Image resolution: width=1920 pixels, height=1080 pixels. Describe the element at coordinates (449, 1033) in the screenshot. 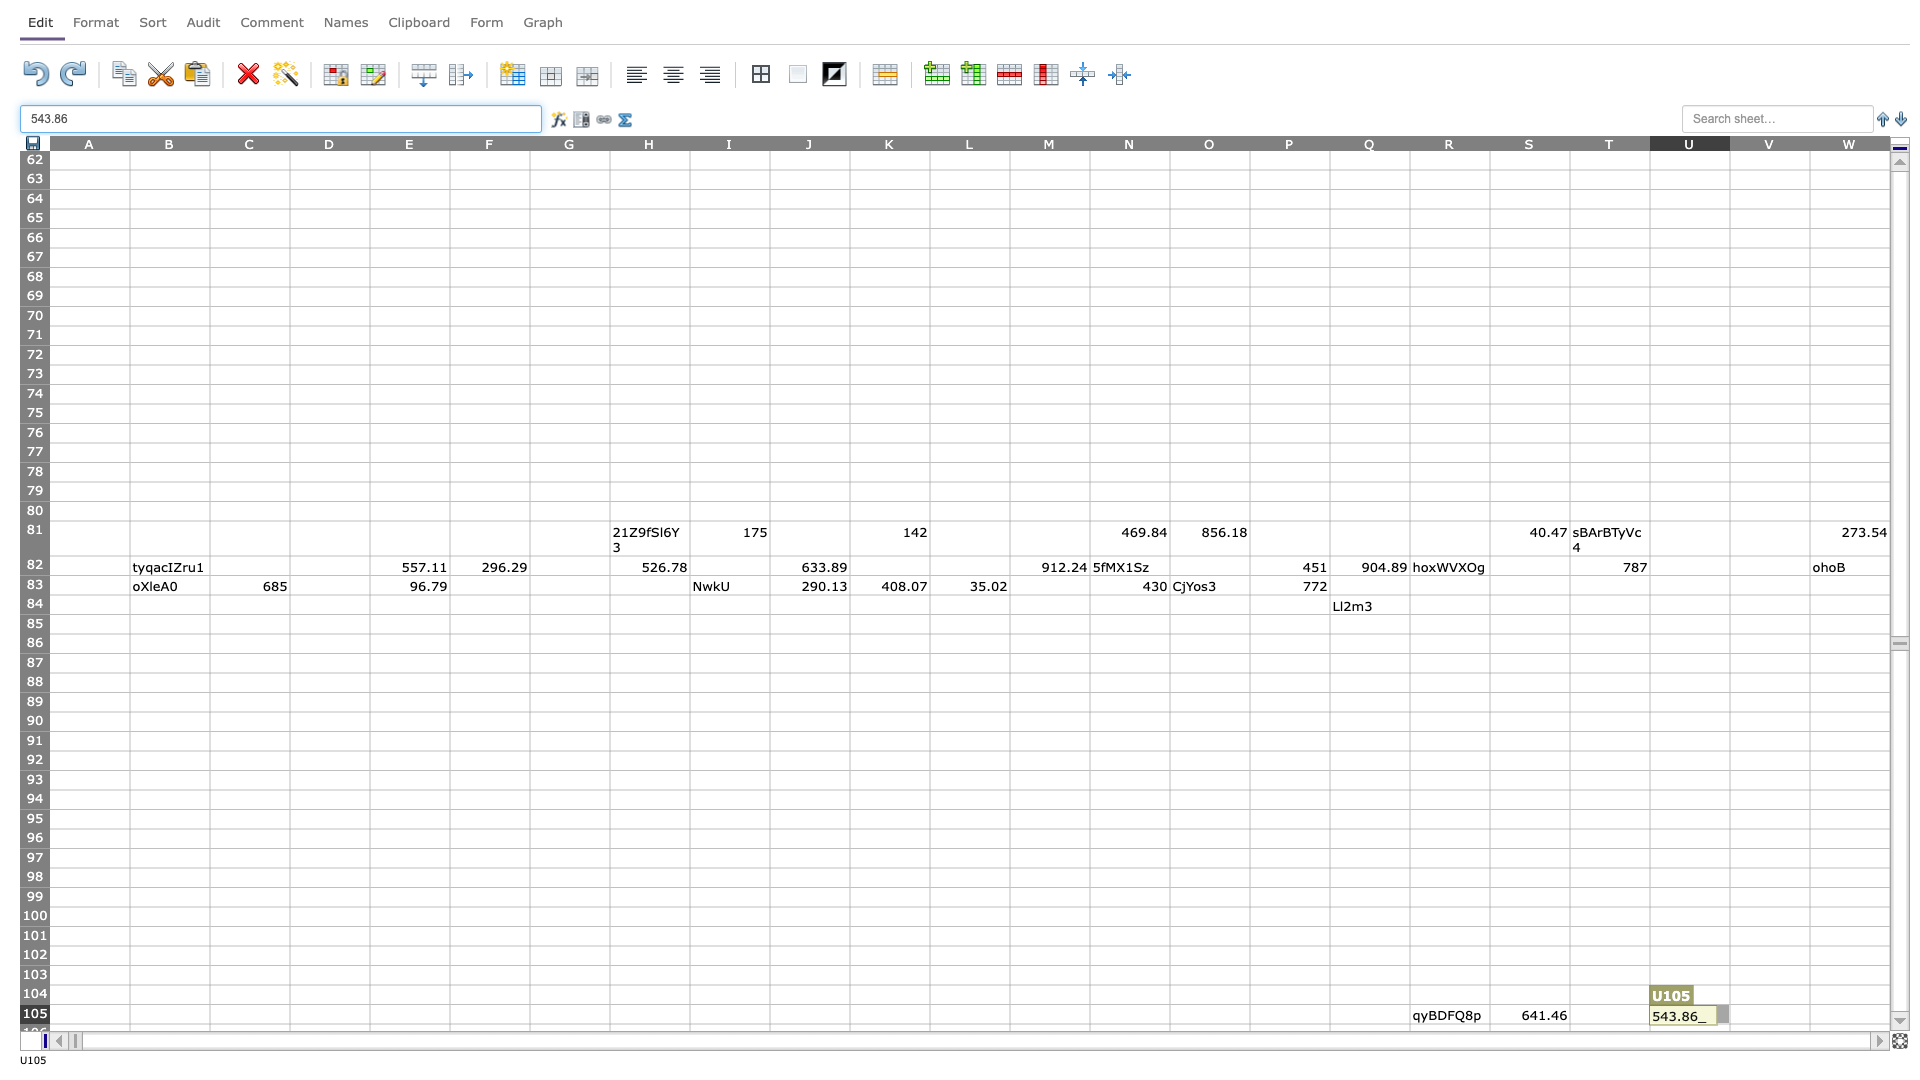

I see `Right border of cell E-106` at that location.